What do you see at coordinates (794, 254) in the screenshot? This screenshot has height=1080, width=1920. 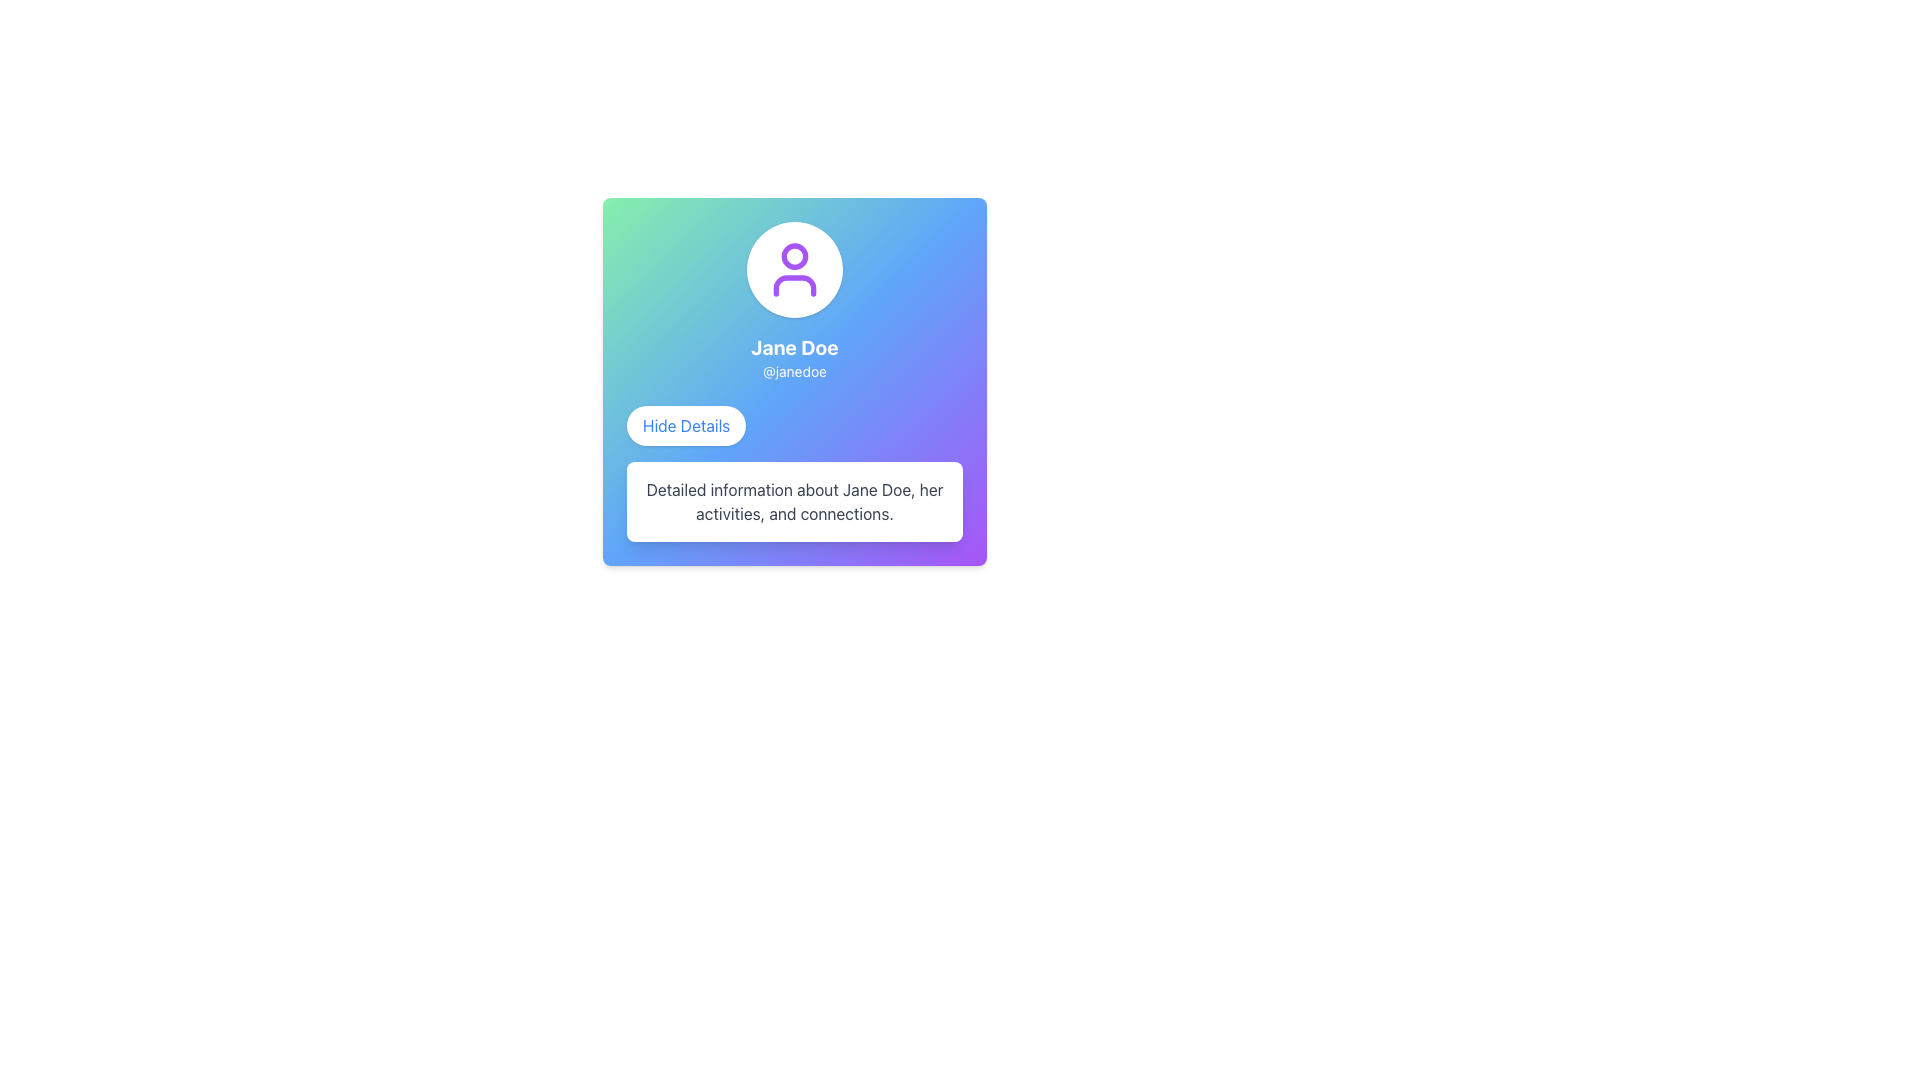 I see `the small circular shape representing a head within the user-themed icon at the top of the profile card, which is styled in purple tones` at bounding box center [794, 254].